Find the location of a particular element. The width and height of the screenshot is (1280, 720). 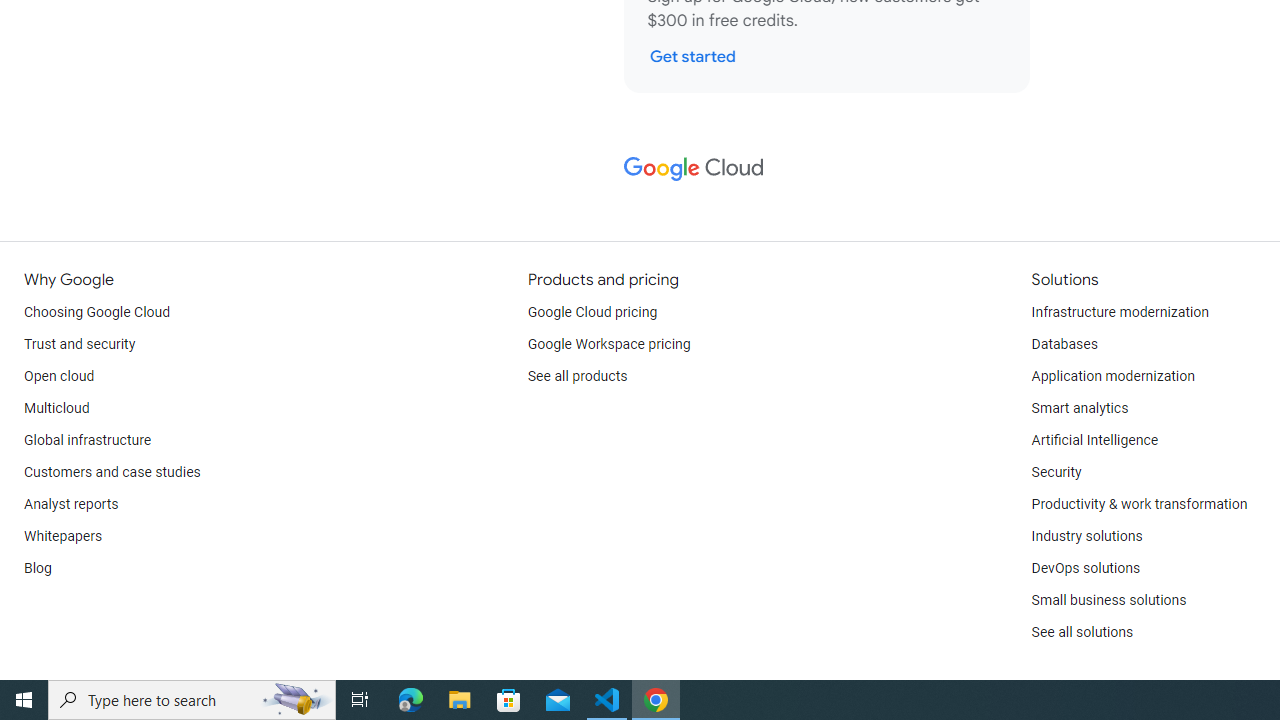

'Industry solutions' is located at coordinates (1085, 536).